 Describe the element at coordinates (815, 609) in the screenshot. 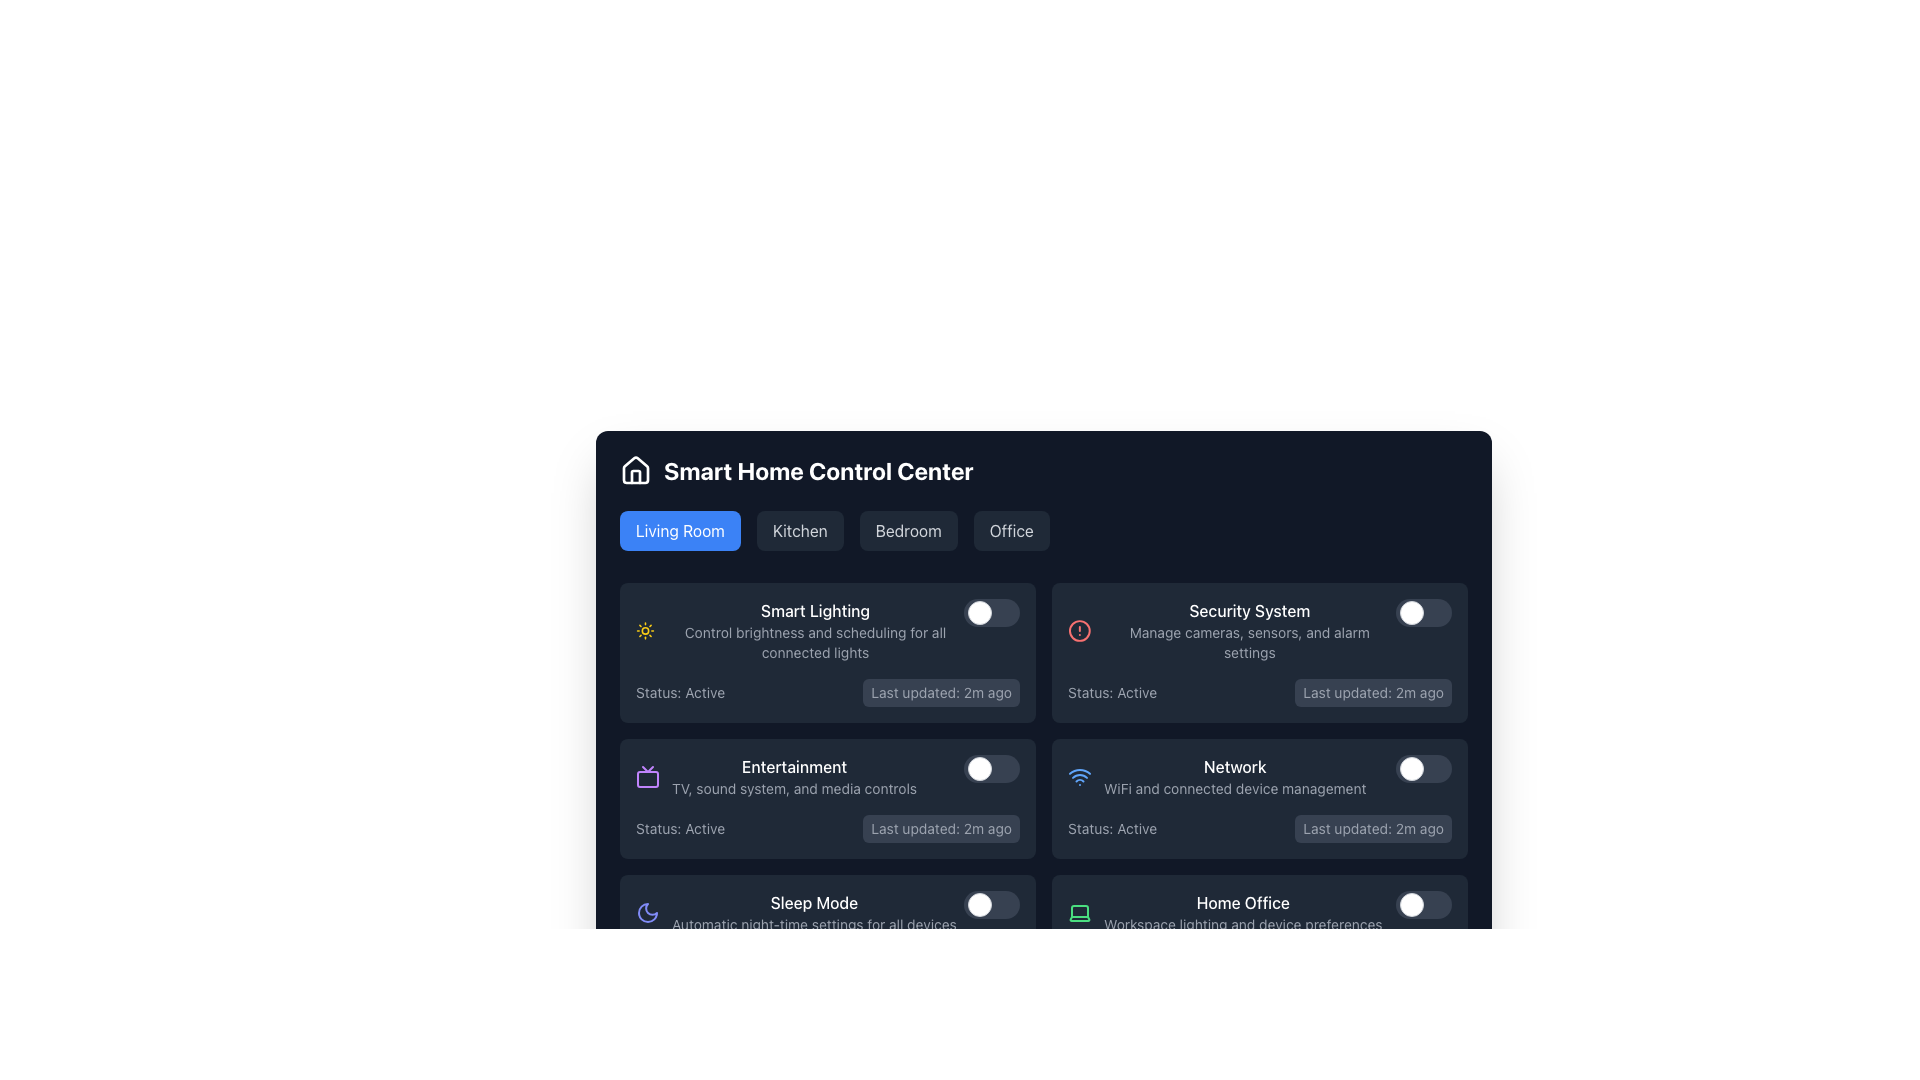

I see `the static text label stating 'Smart Lighting' which is located on a dark blue background in the top-left quadrant of the interface, part of the 'Living Room' section` at that location.